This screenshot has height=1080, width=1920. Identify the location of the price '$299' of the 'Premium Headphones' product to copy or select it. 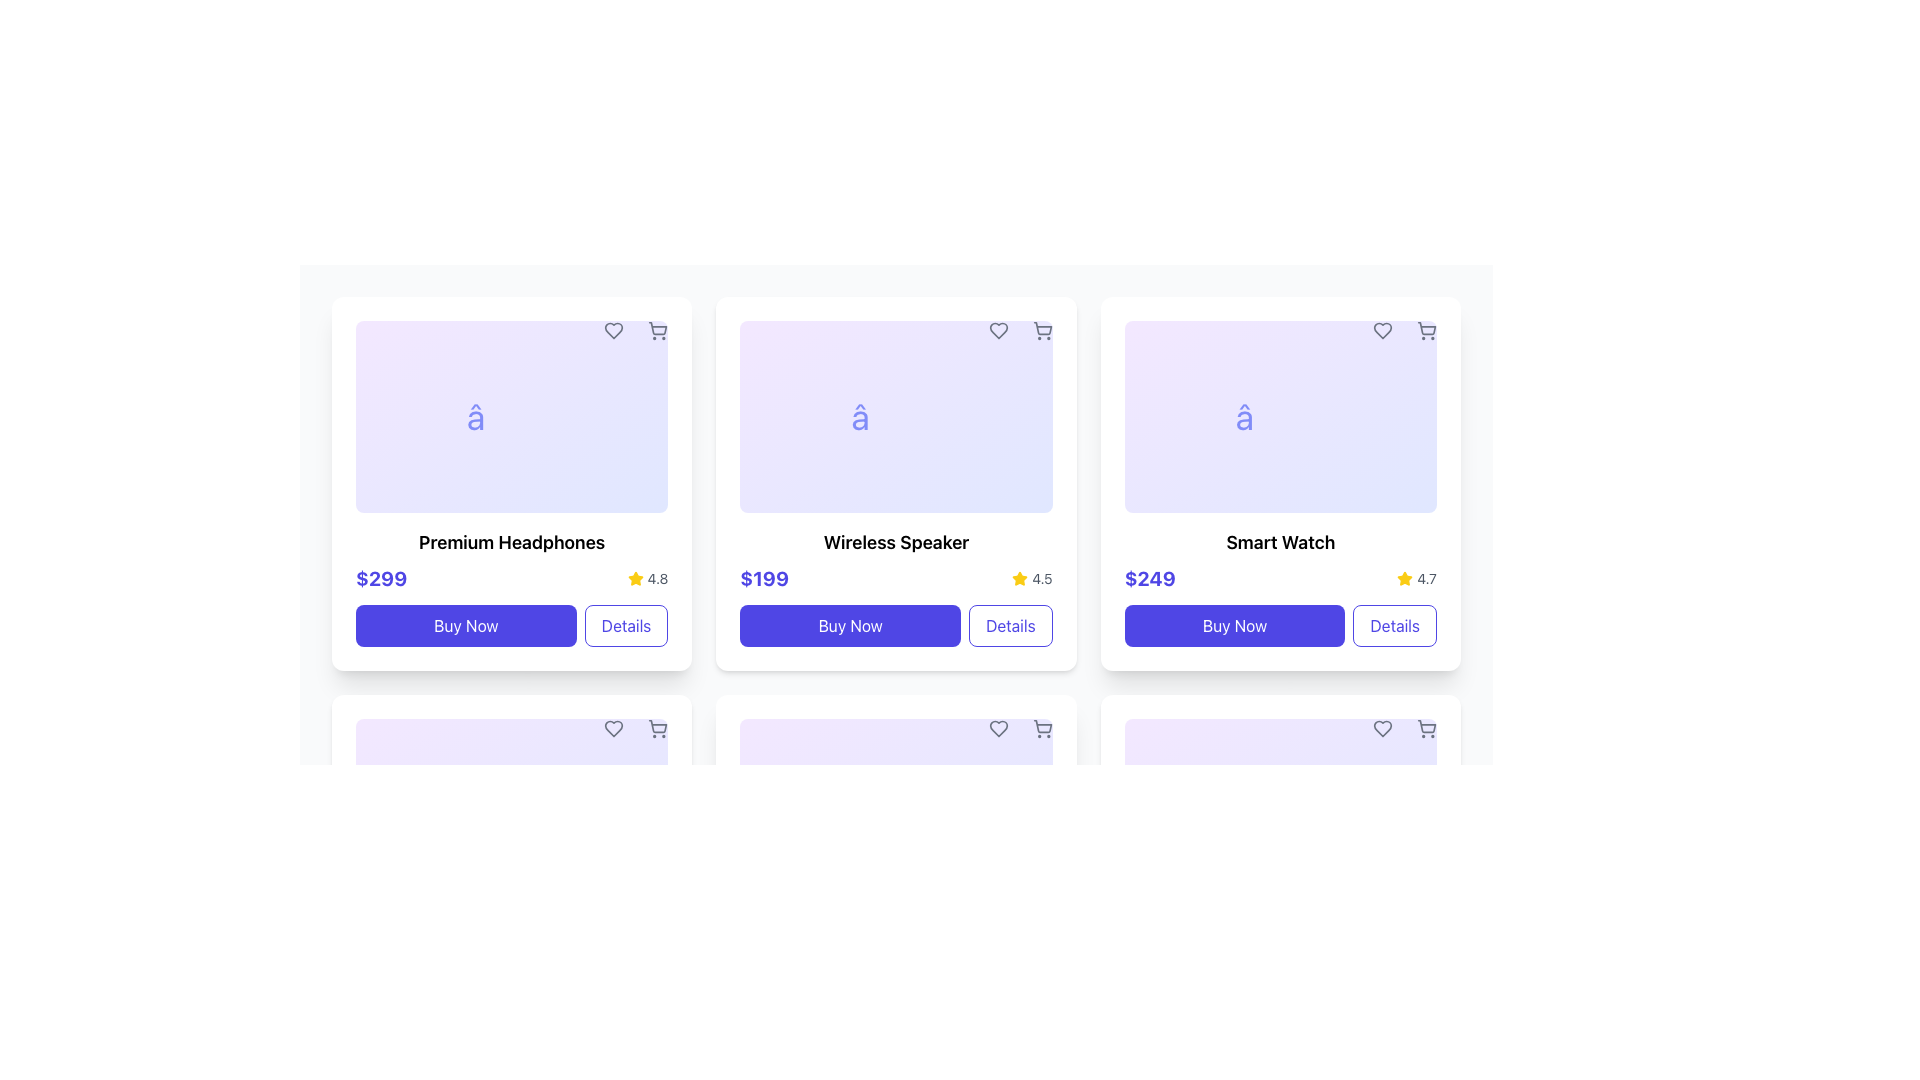
(512, 578).